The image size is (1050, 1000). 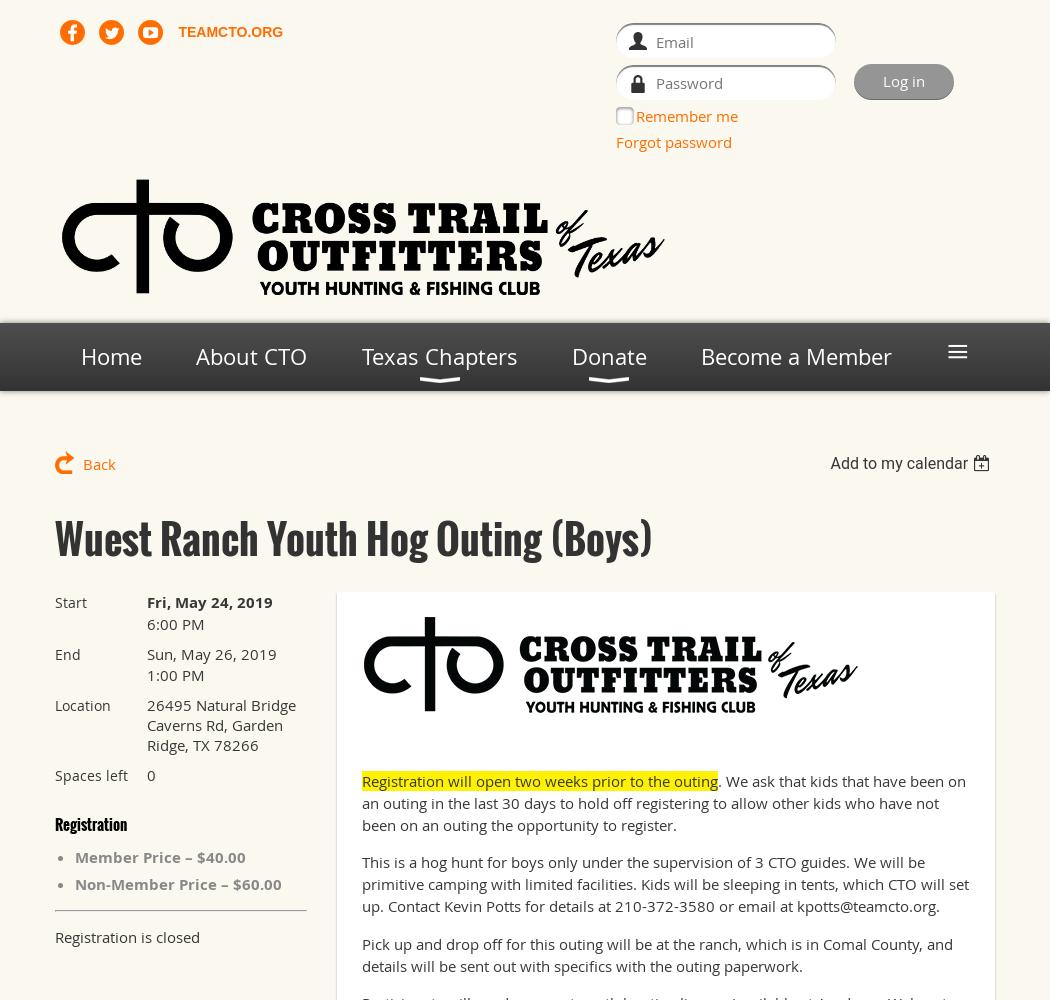 What do you see at coordinates (99, 463) in the screenshot?
I see `'Back'` at bounding box center [99, 463].